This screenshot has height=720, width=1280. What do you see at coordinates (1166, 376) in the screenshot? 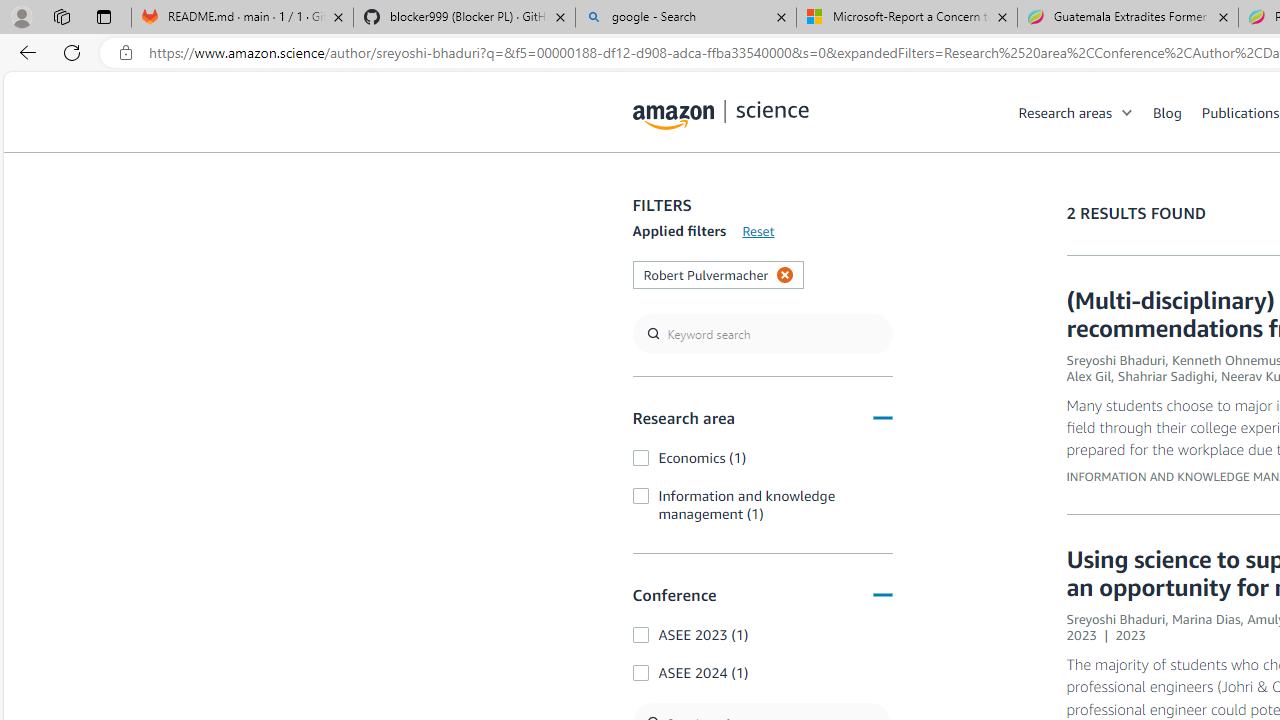
I see `'Shahriar Sadighi'` at bounding box center [1166, 376].